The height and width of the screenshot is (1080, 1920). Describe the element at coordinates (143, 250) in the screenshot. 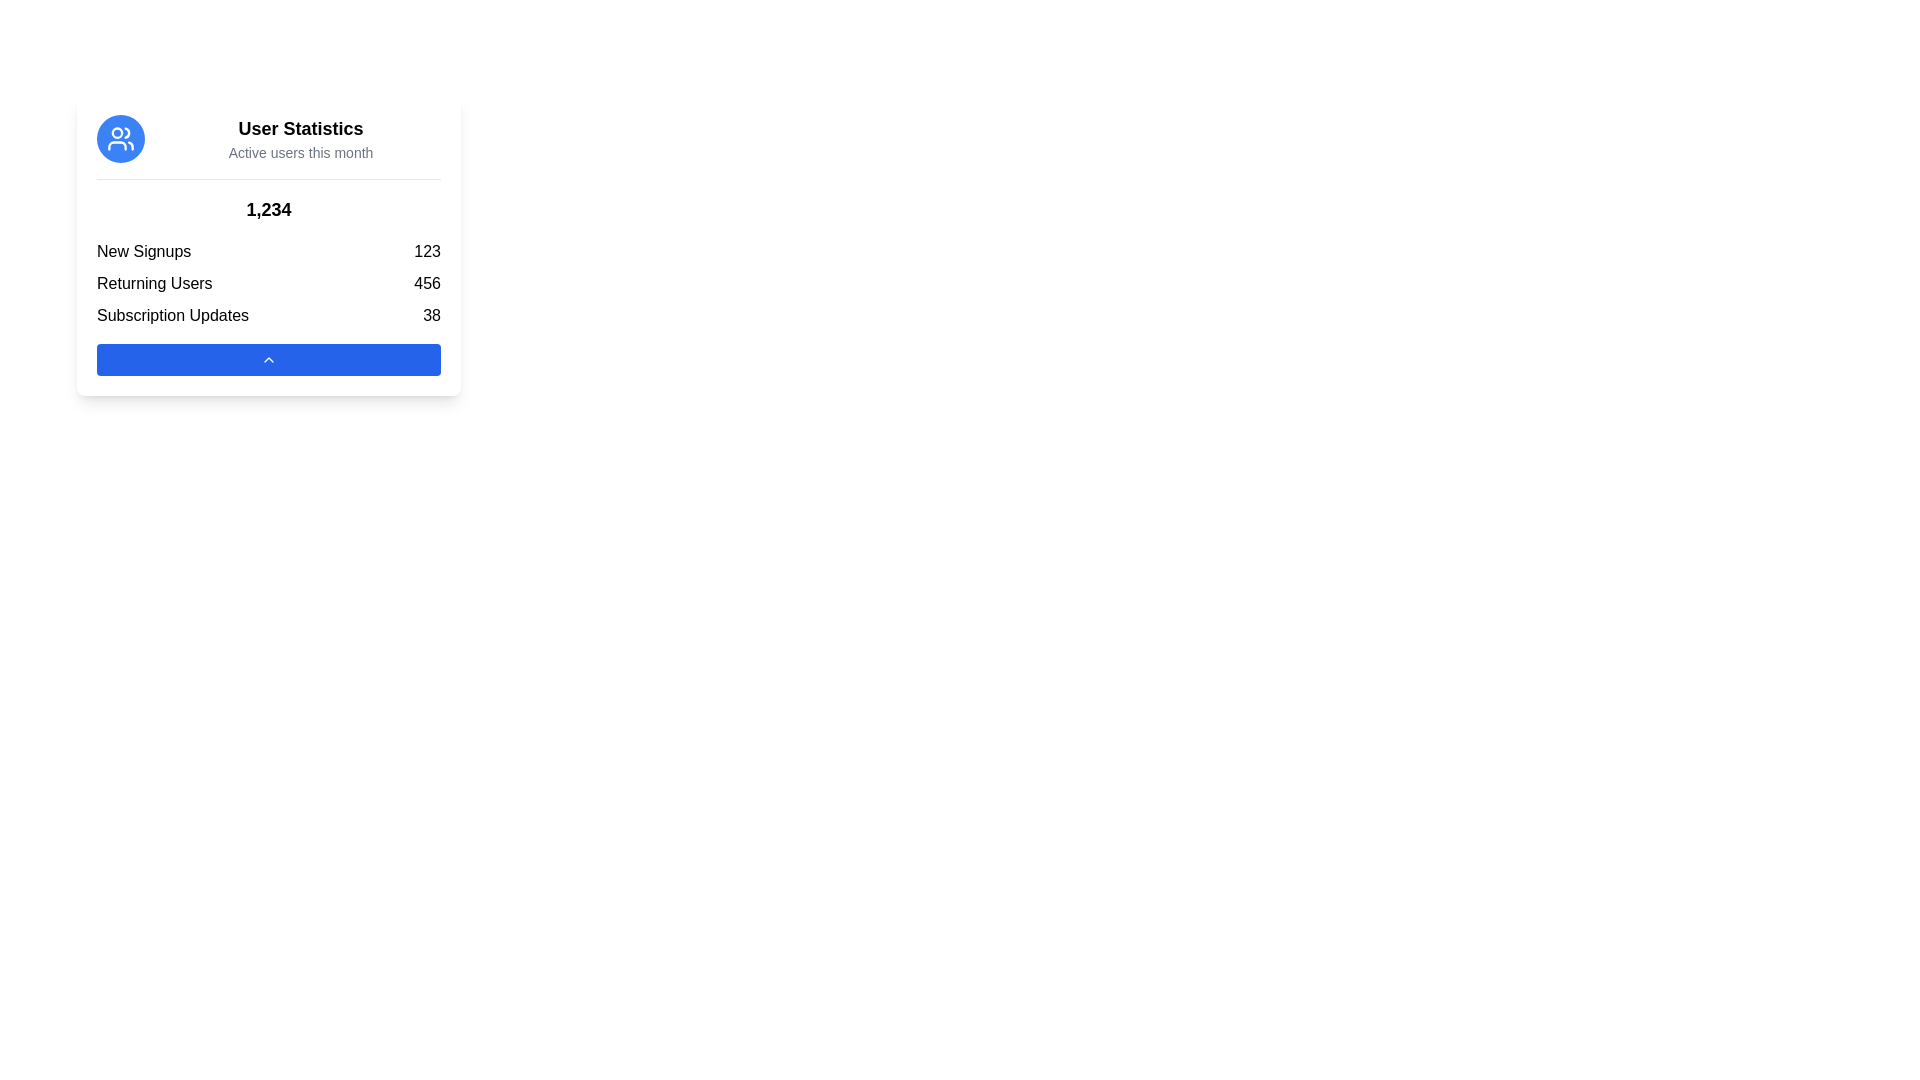

I see `Label that describes the numeric value ('123') in the User Statistics section, which is positioned on the left side of the numeric value and under the main heading 'User Statistics'` at that location.